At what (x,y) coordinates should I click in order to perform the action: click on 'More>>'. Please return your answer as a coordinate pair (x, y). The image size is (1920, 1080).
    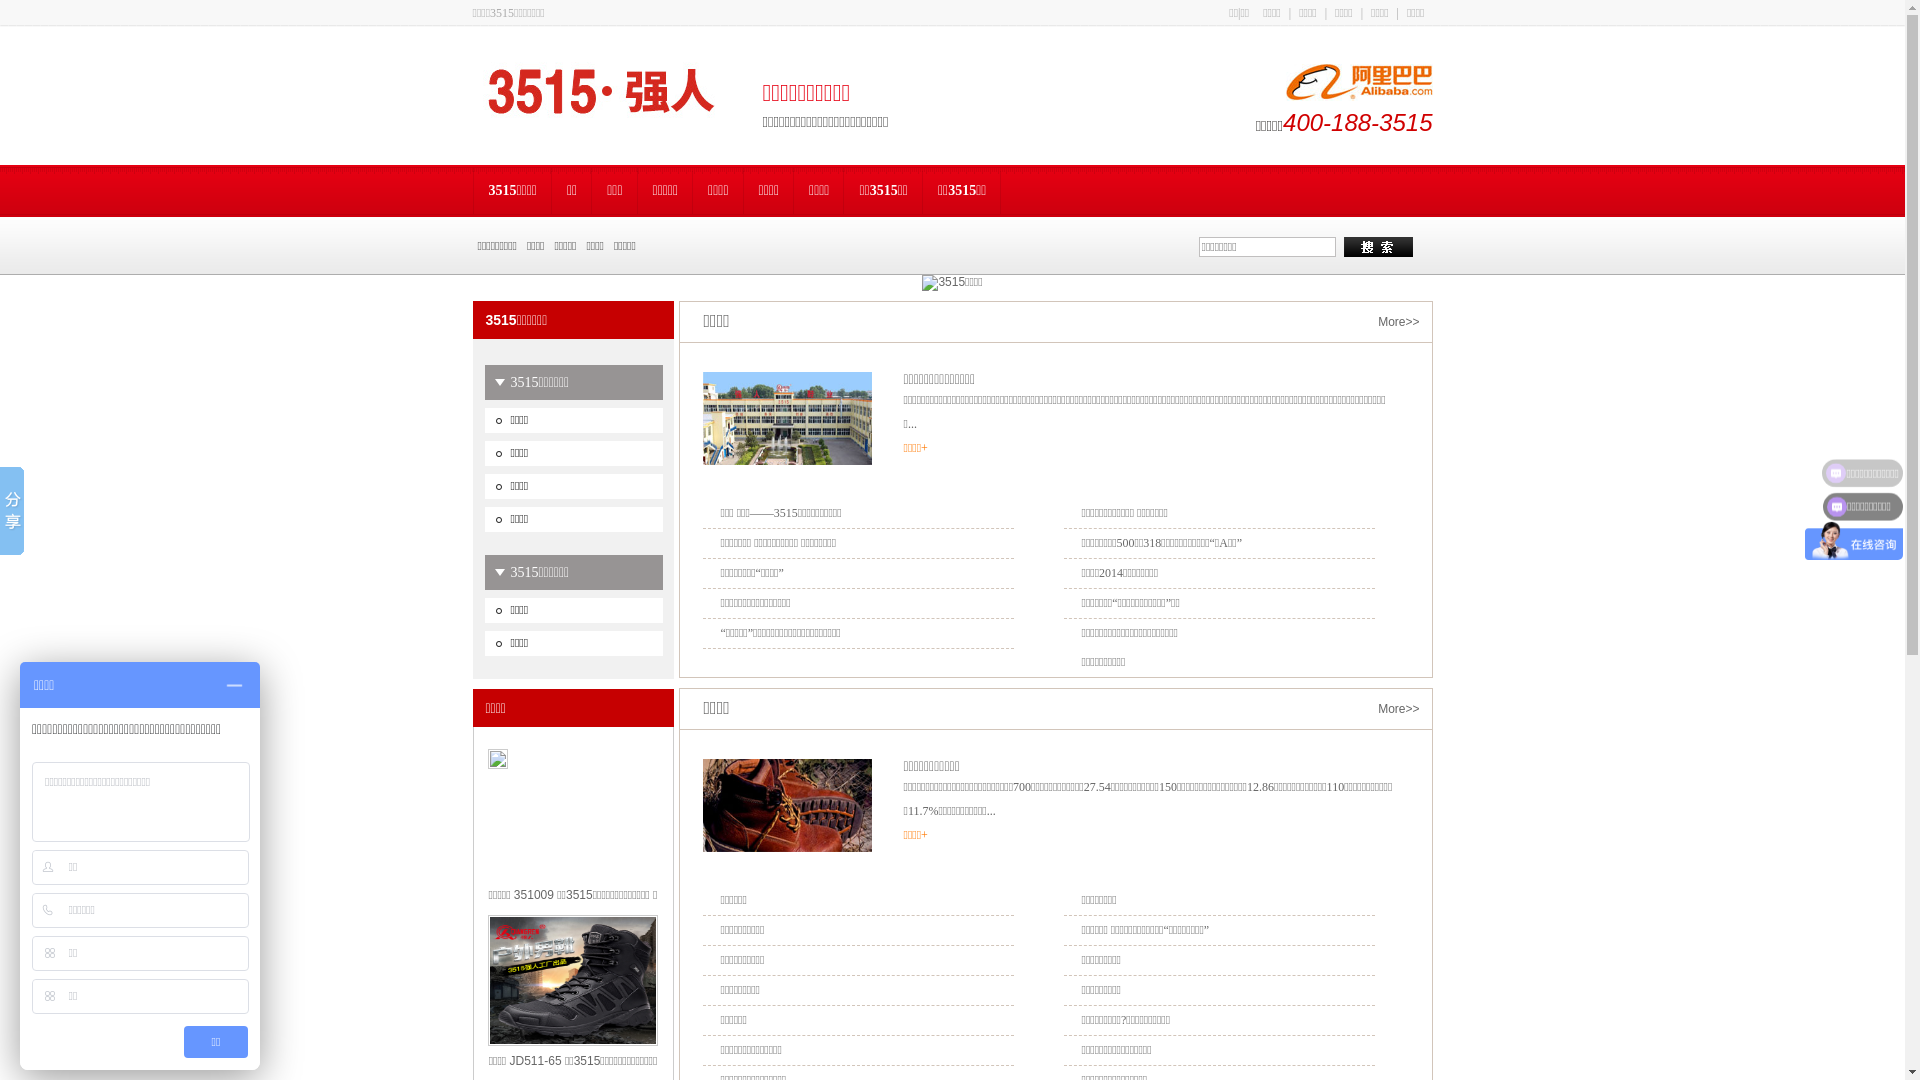
    Looking at the image, I should click on (1397, 708).